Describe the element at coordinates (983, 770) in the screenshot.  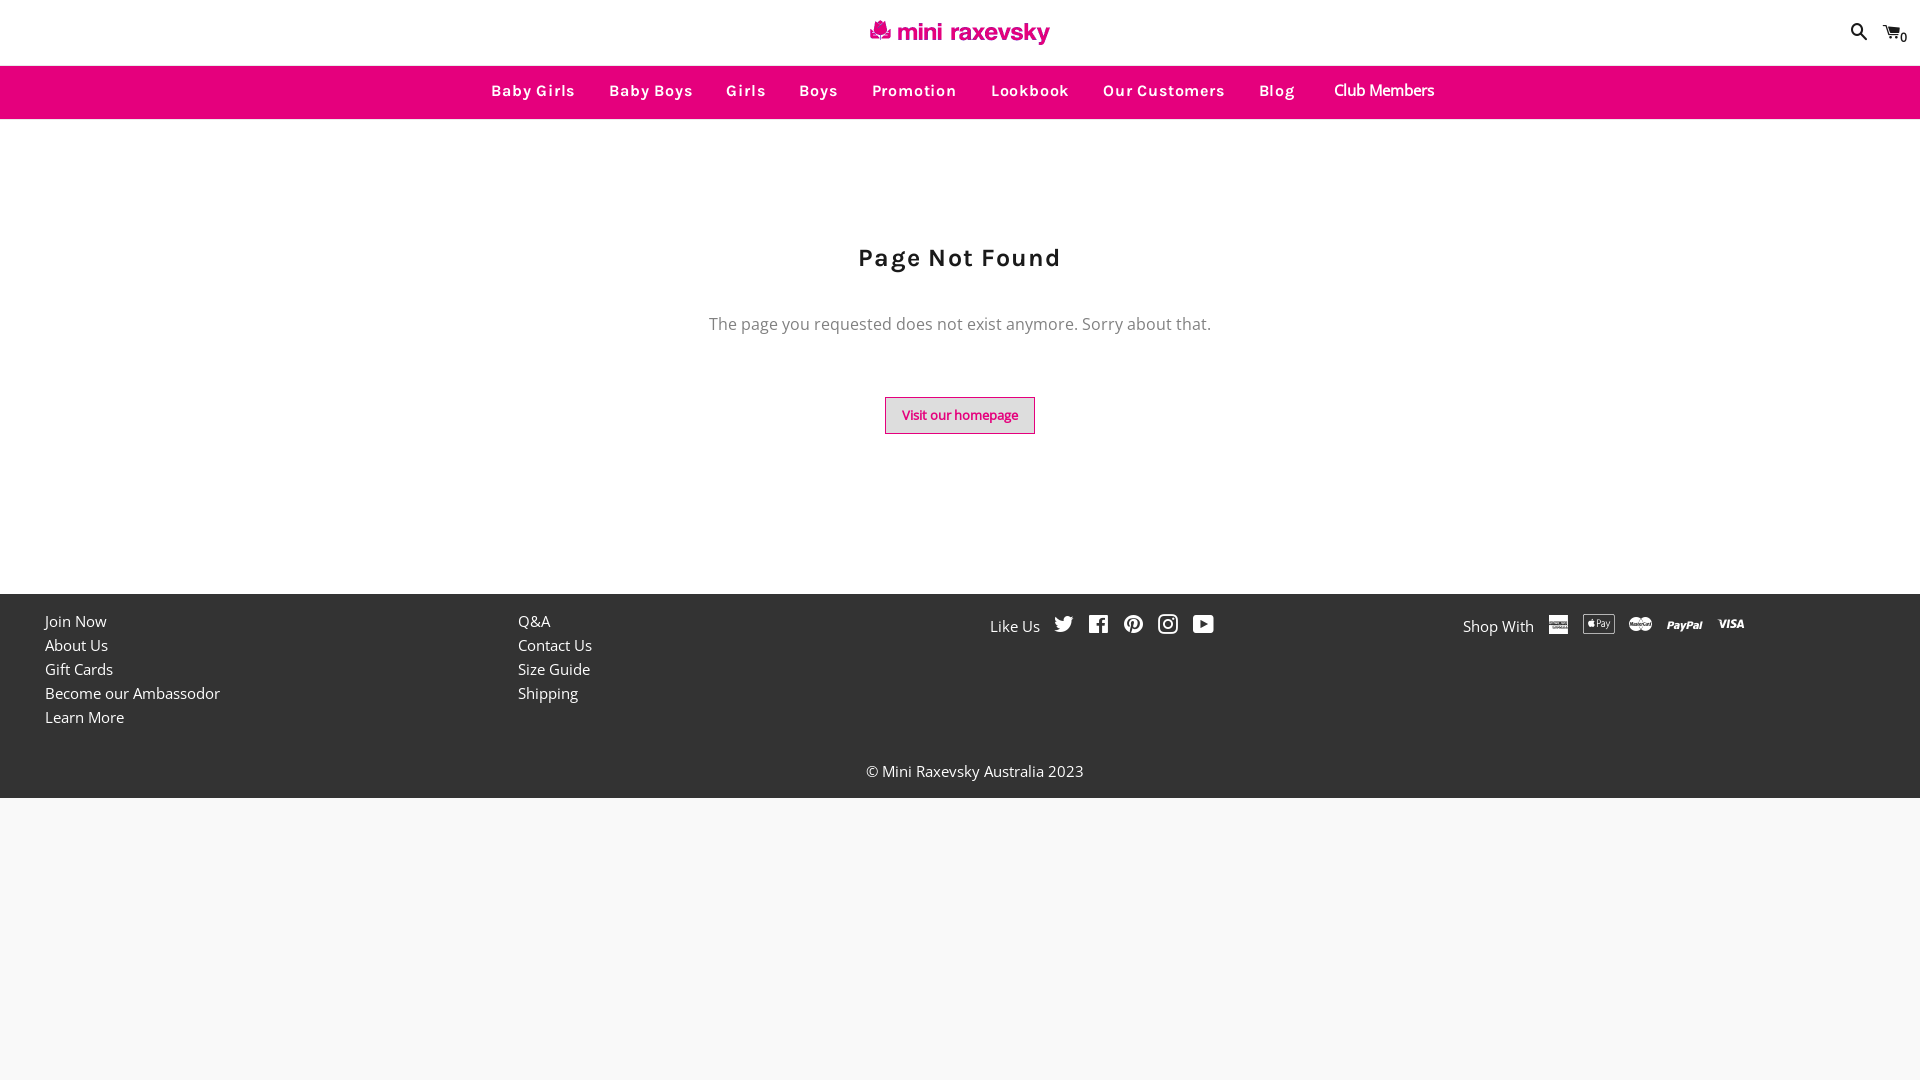
I see `'Mini Raxevsky Australia 2023'` at that location.